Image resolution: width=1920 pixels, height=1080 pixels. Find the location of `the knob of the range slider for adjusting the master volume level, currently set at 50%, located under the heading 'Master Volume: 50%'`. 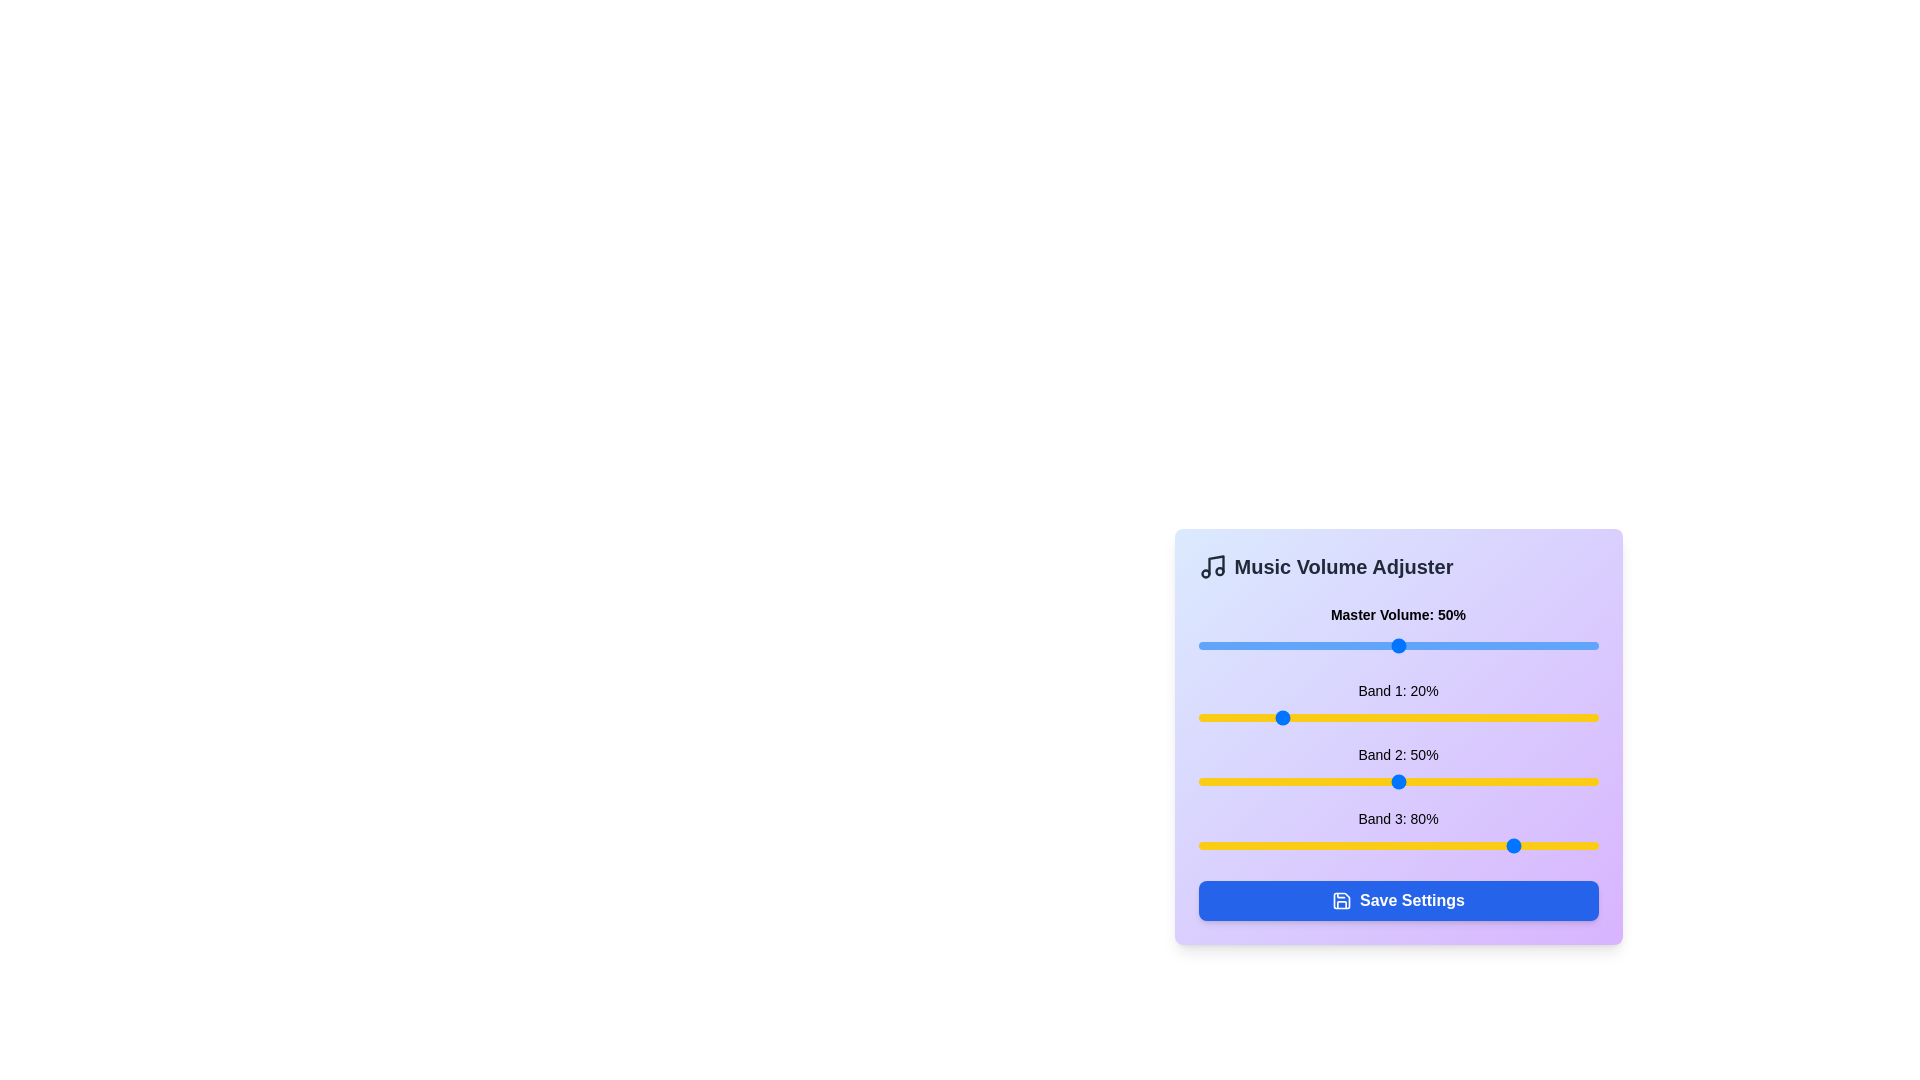

the knob of the range slider for adjusting the master volume level, currently set at 50%, located under the heading 'Master Volume: 50%' is located at coordinates (1397, 645).